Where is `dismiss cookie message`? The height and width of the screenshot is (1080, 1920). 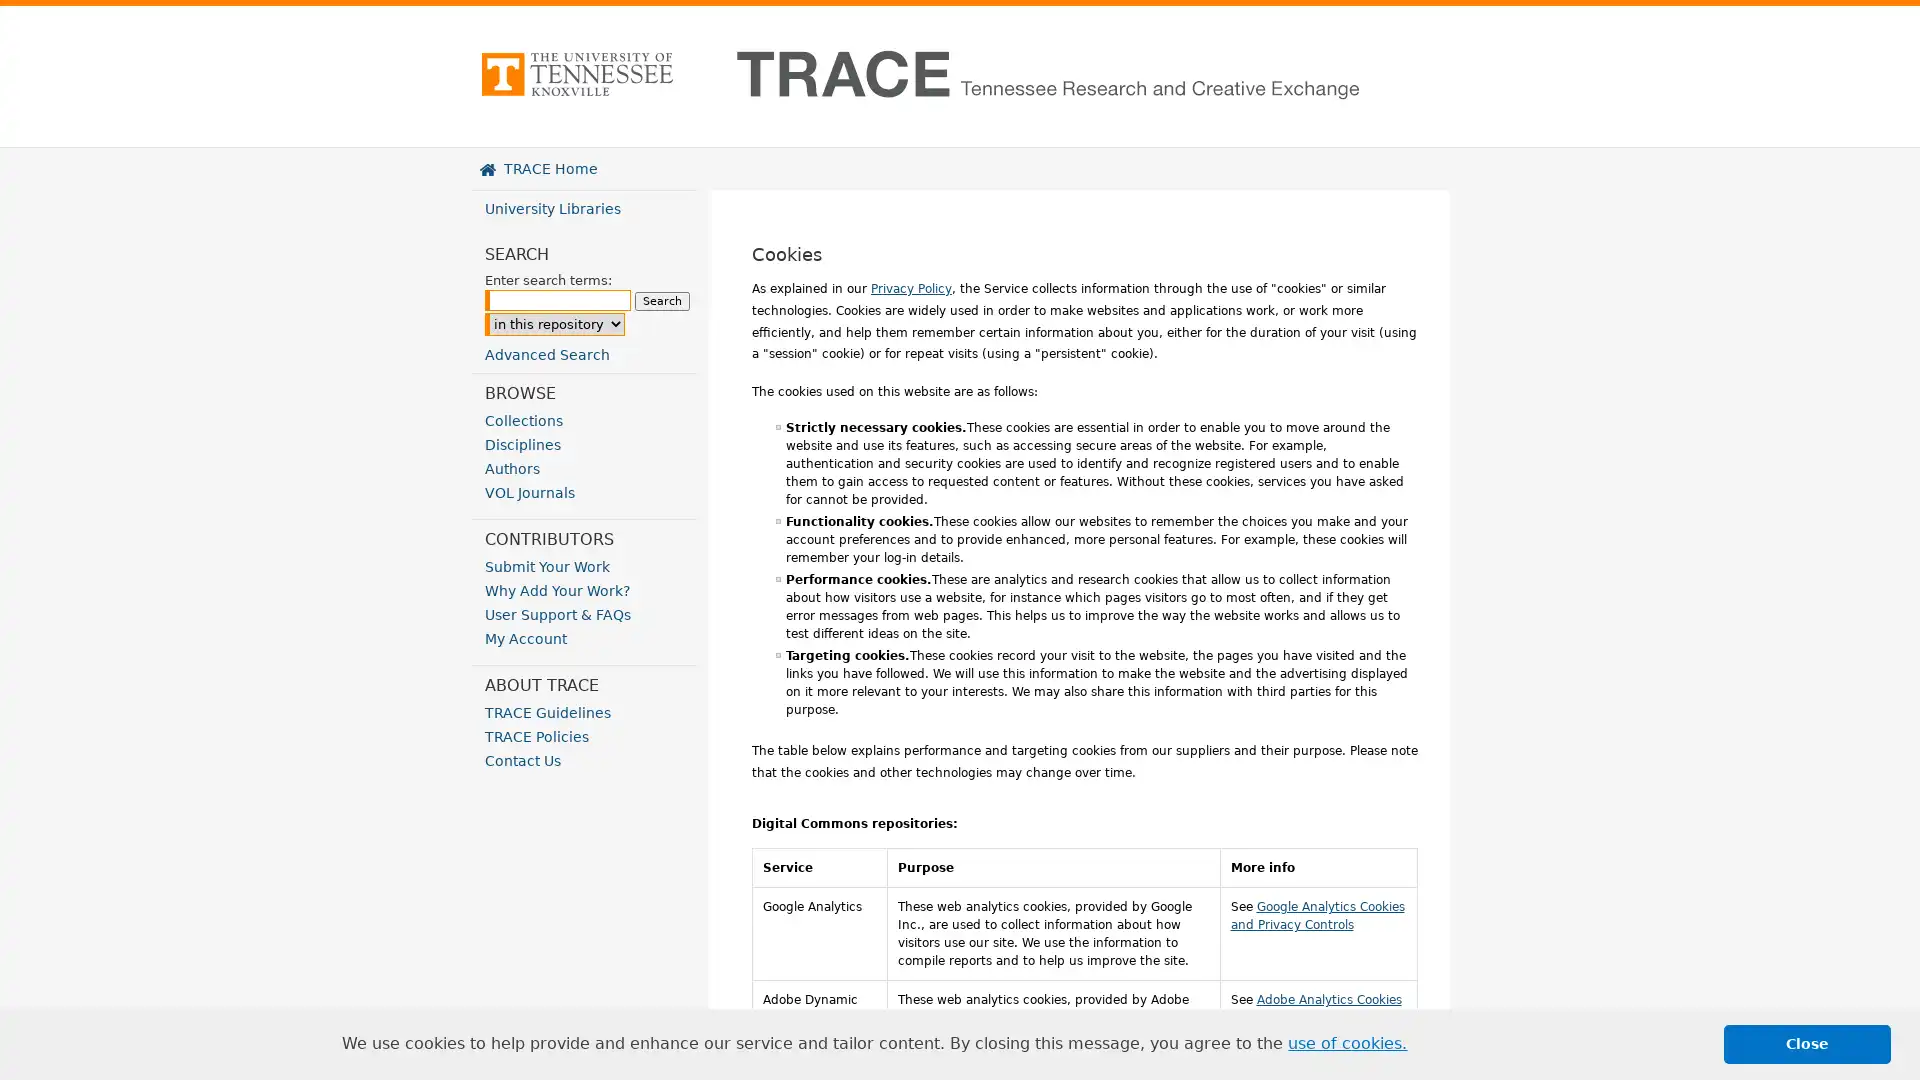 dismiss cookie message is located at coordinates (1807, 1043).